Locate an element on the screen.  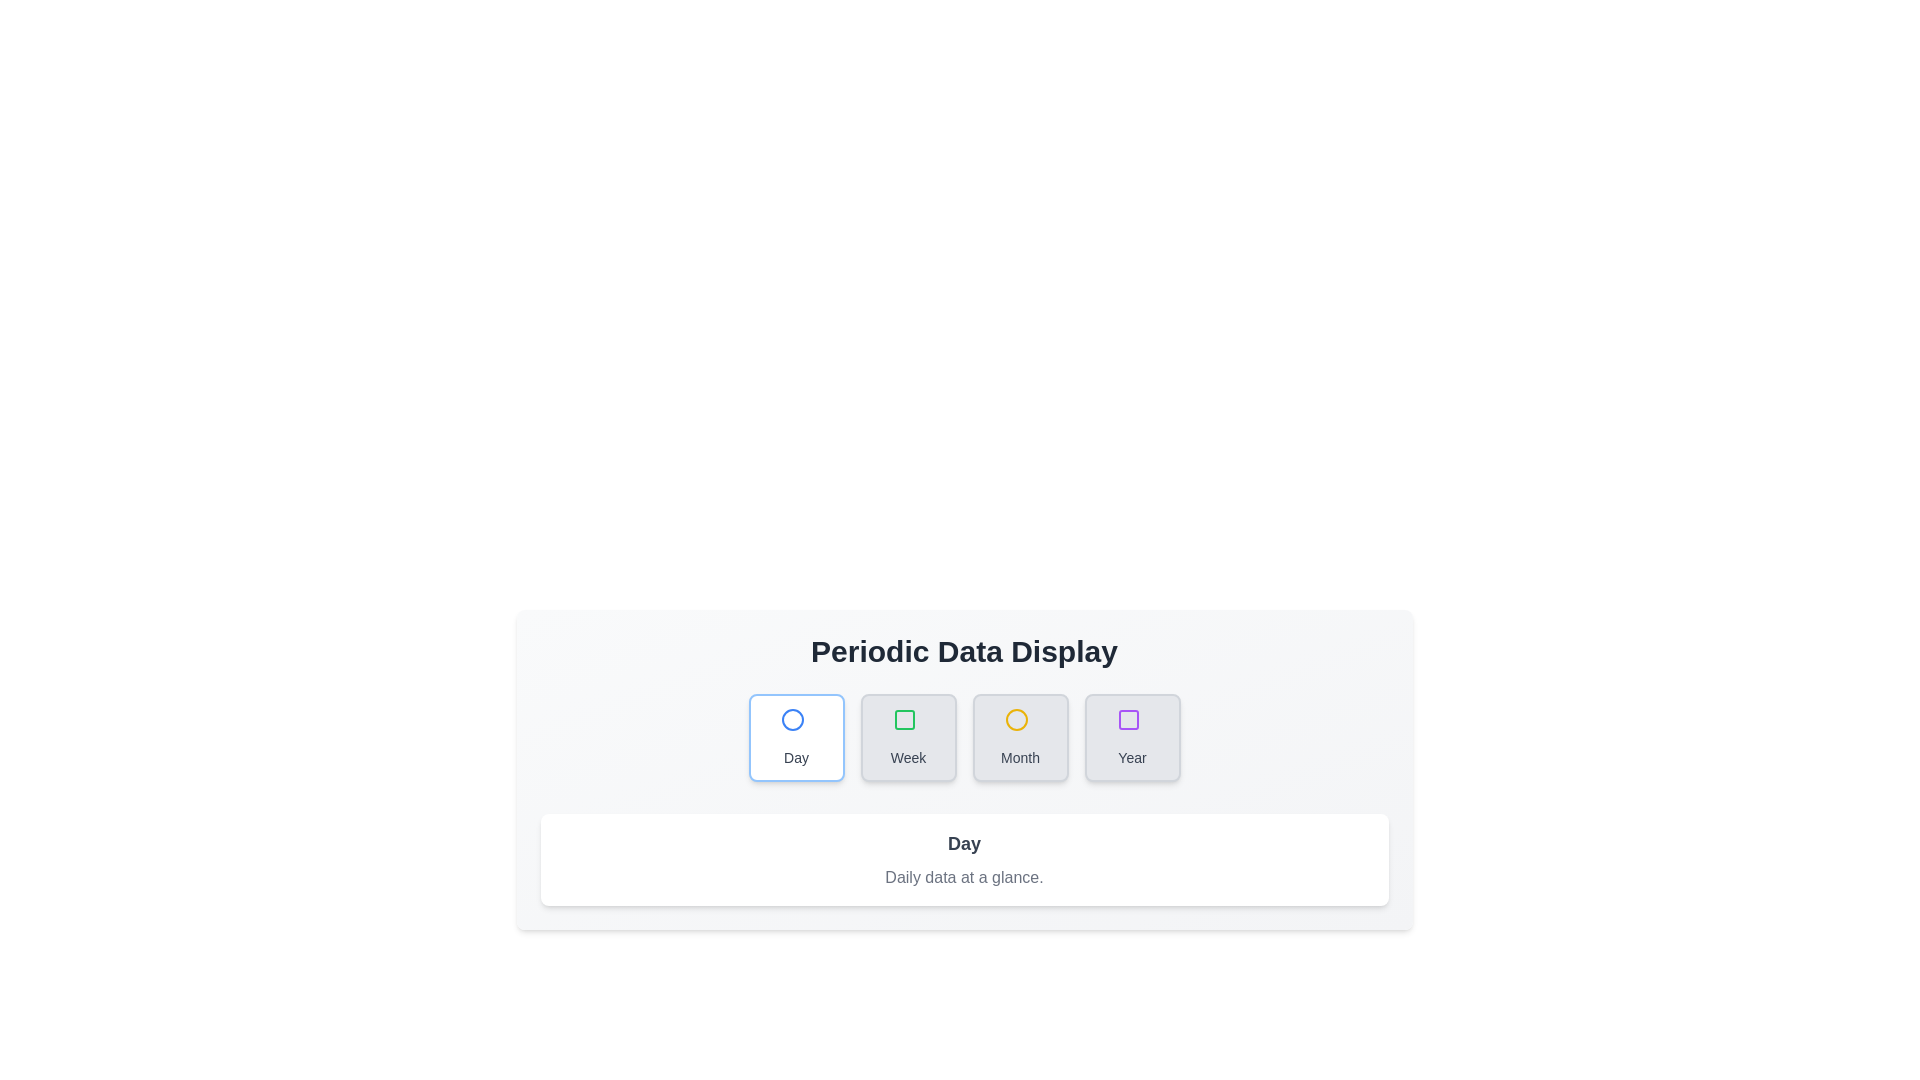
the 'Week' selection button, which is a square icon with green borders and a hollow interior, located under the 'Periodic Data Display' title is located at coordinates (903, 720).